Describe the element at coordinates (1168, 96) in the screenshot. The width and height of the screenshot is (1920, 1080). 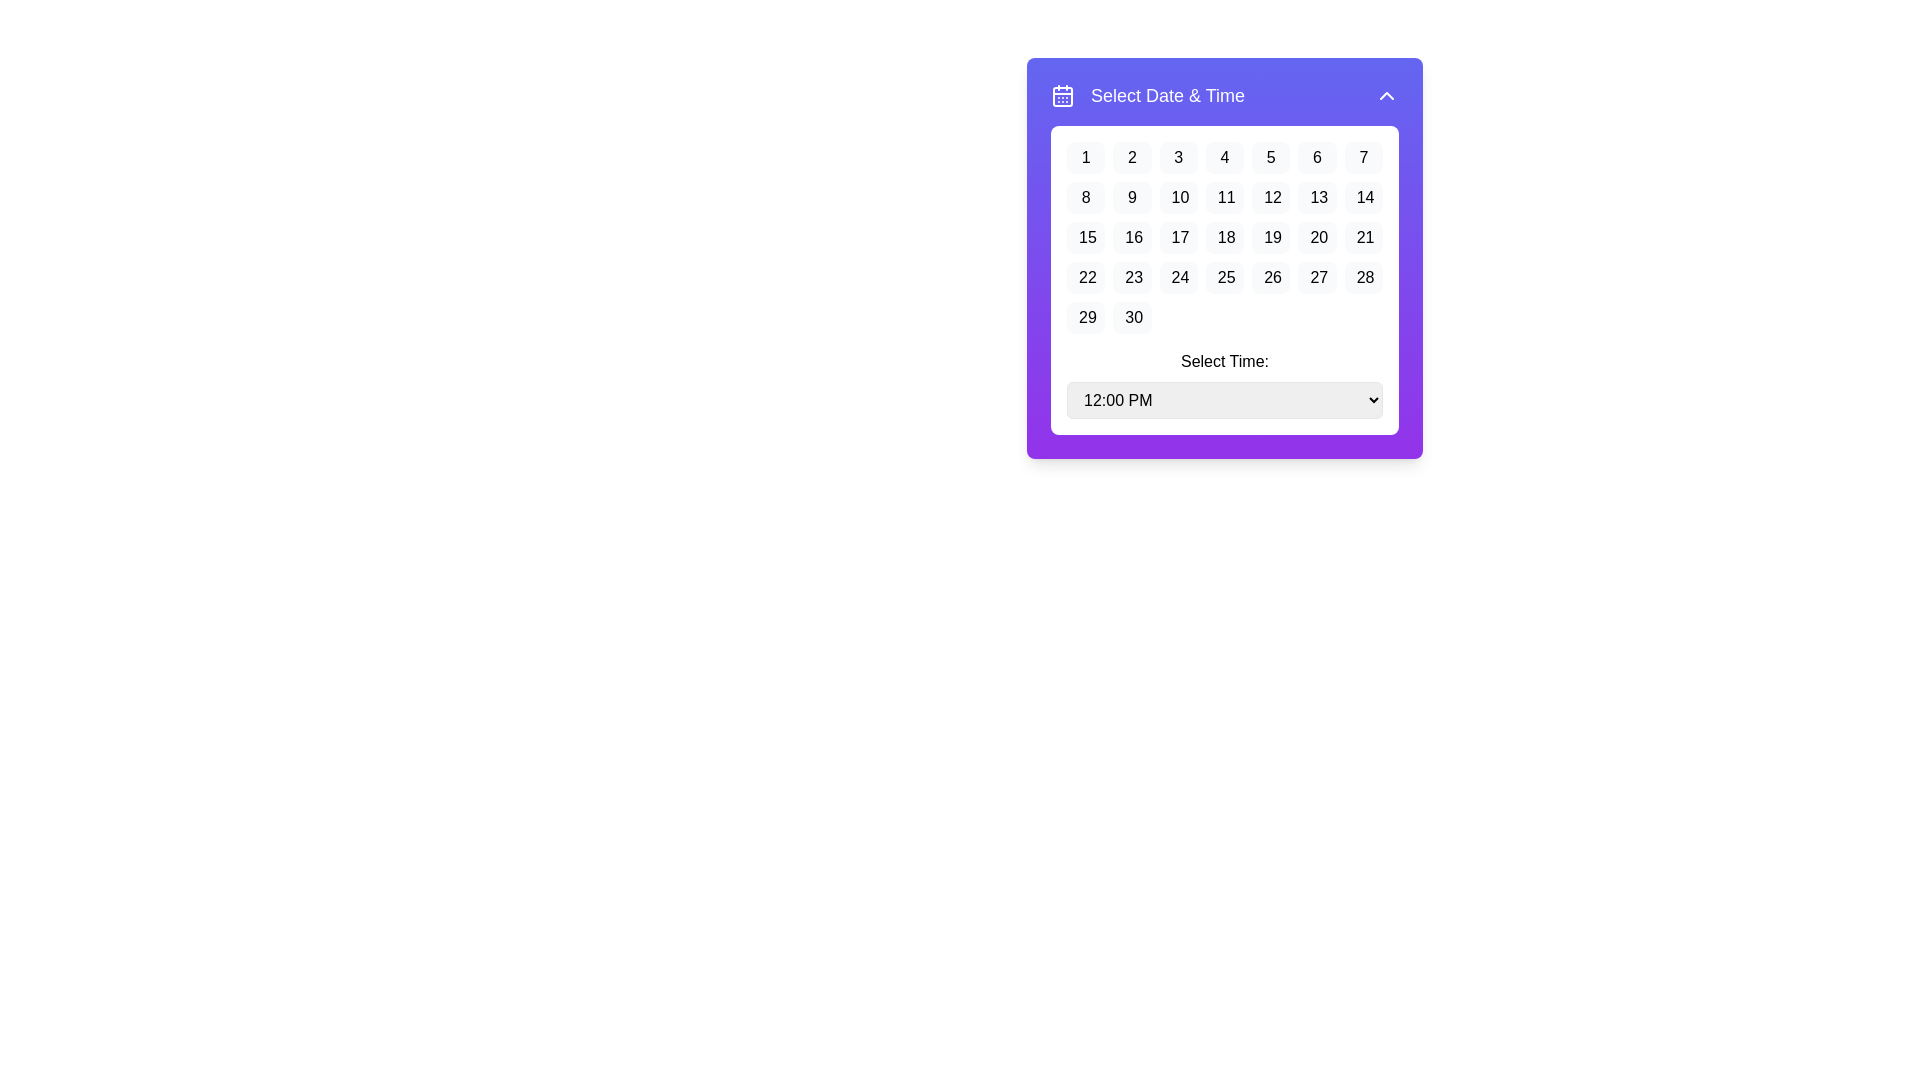
I see `the text label that serves as a header for selecting a date and time, positioned to the right of the calendar icon within the purple rectangular widget` at that location.